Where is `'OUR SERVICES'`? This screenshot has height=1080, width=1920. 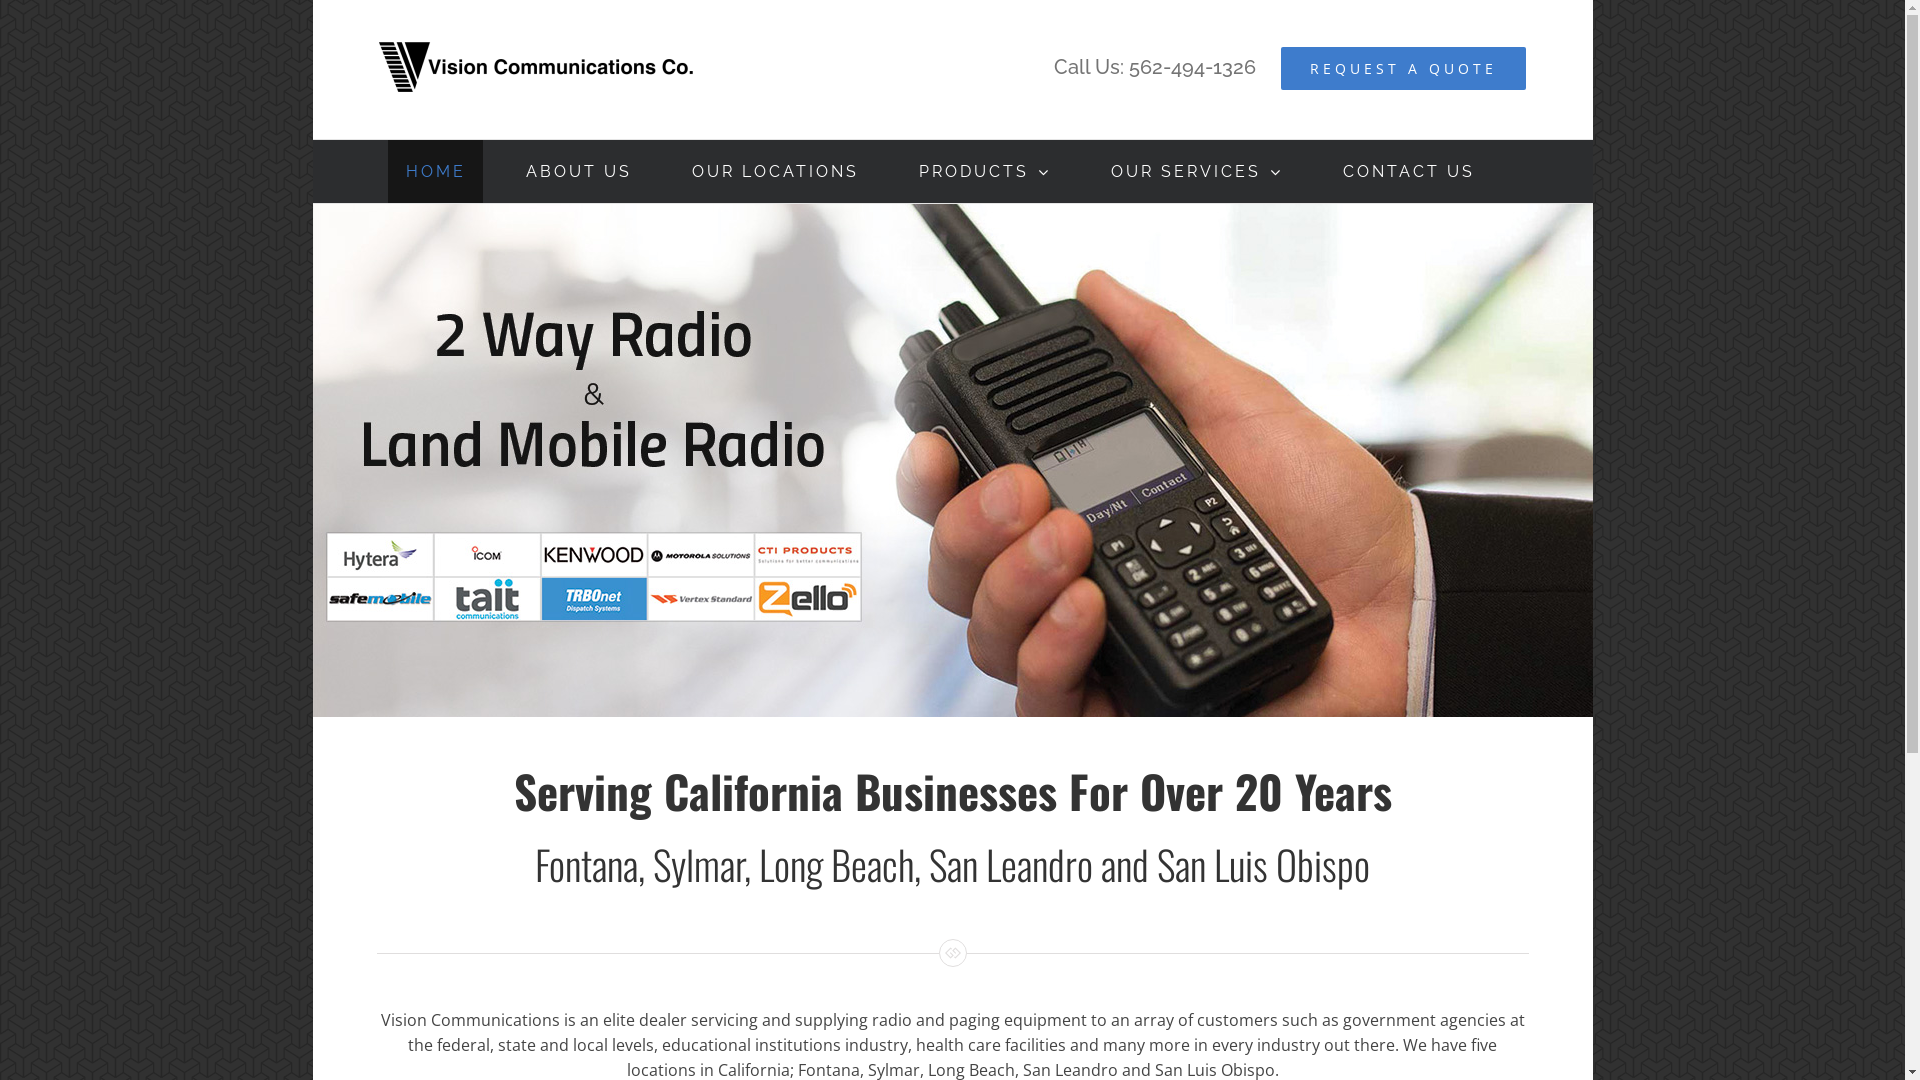 'OUR SERVICES' is located at coordinates (1196, 170).